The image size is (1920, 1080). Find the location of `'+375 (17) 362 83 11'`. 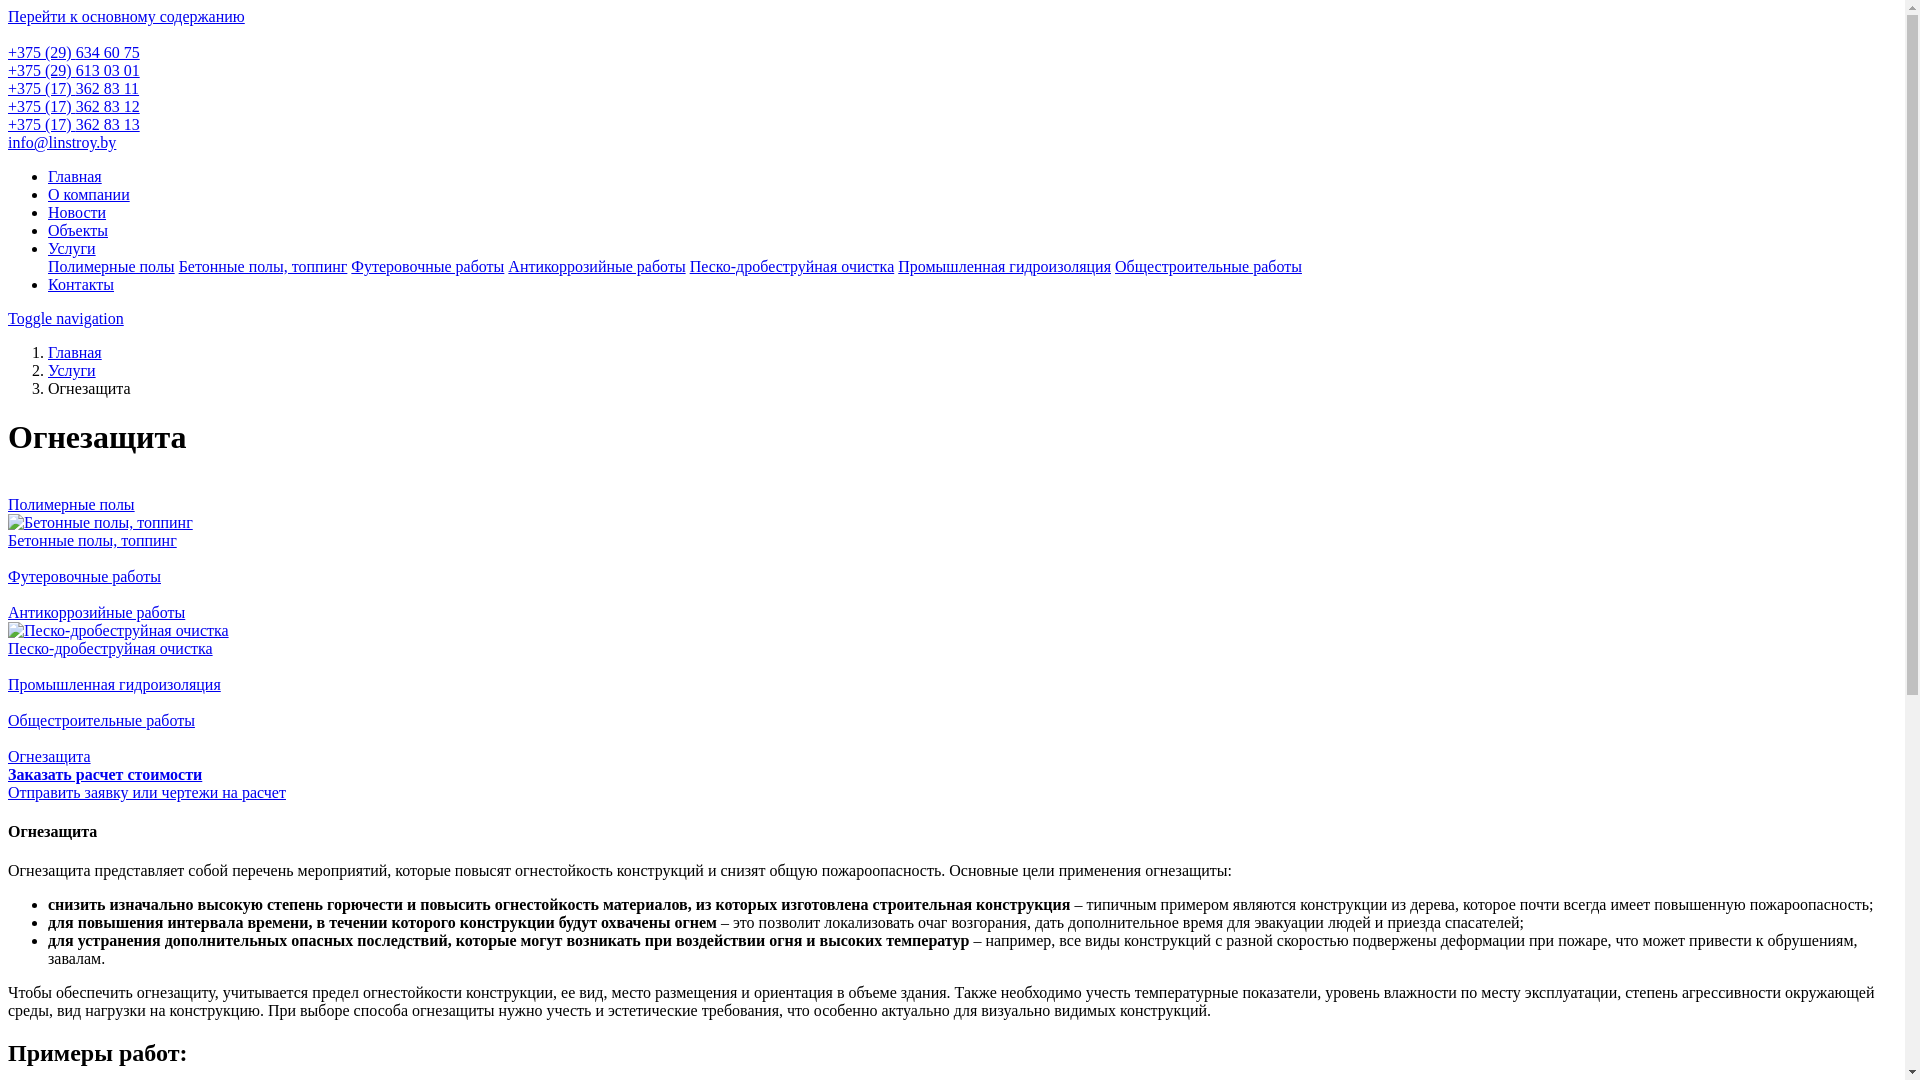

'+375 (17) 362 83 11' is located at coordinates (73, 87).